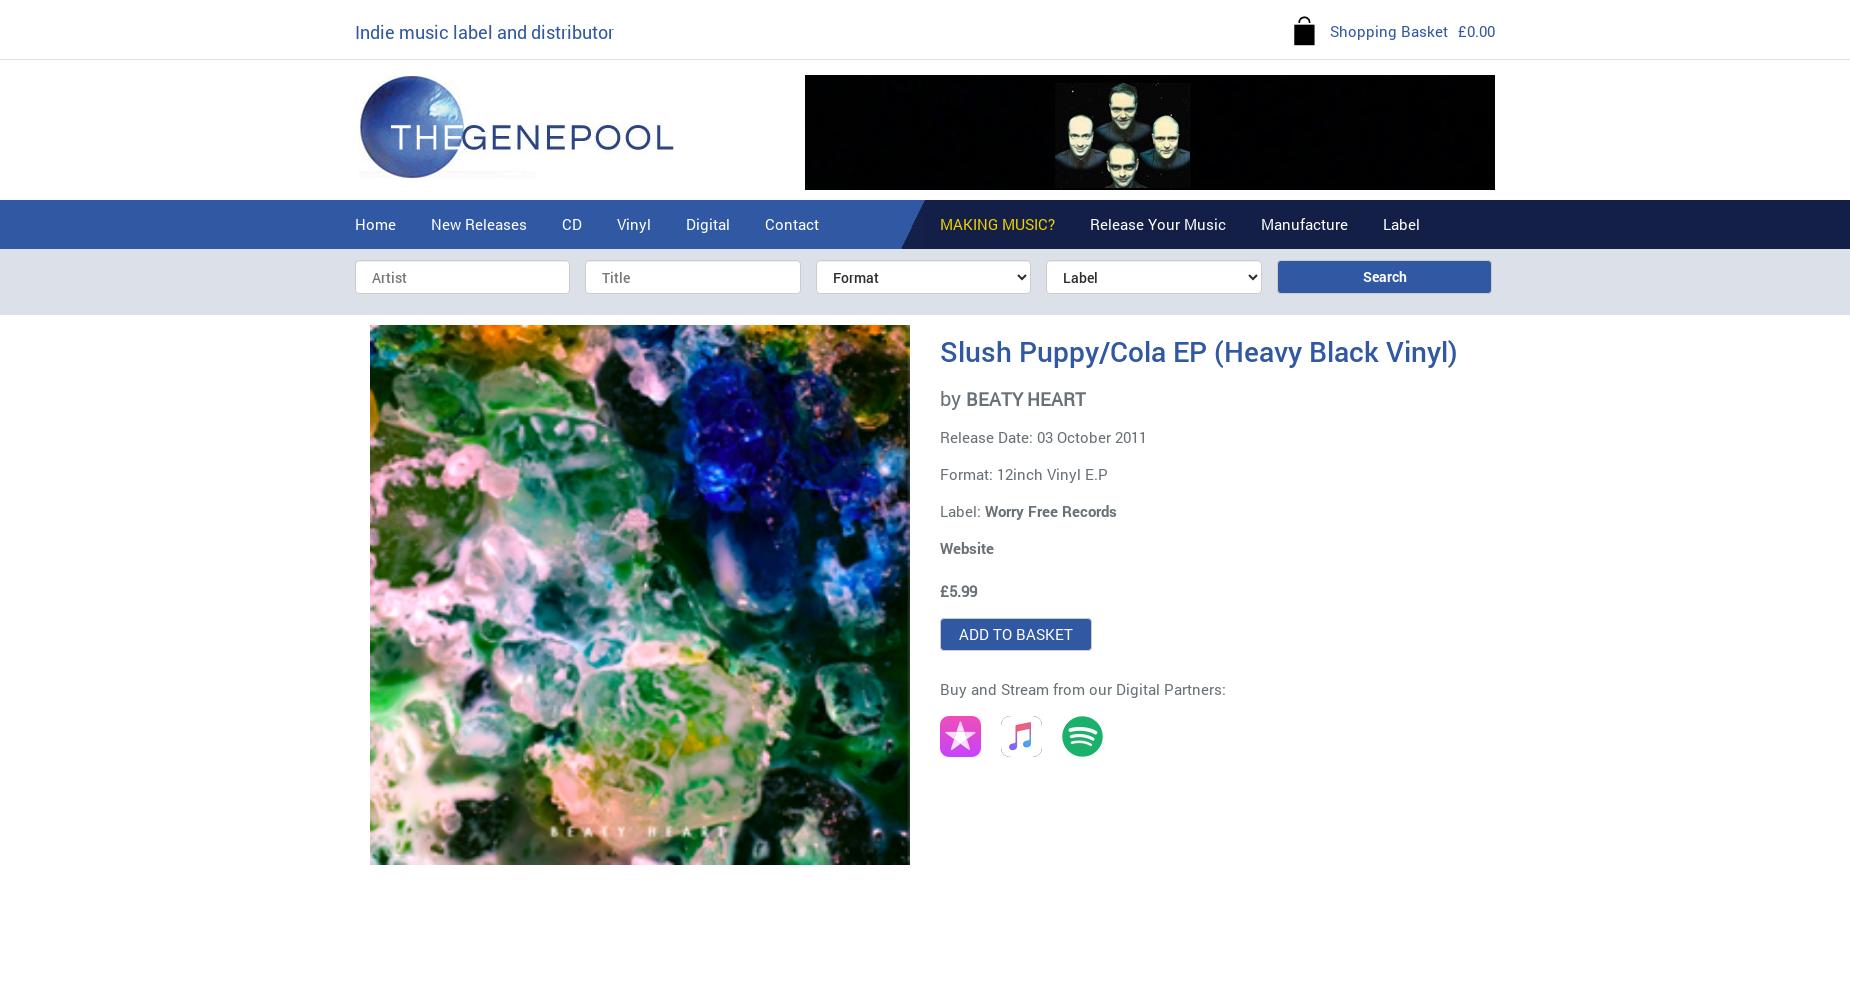 This screenshot has width=1850, height=1000. Describe the element at coordinates (965, 398) in the screenshot. I see `'BEATY HEART'` at that location.